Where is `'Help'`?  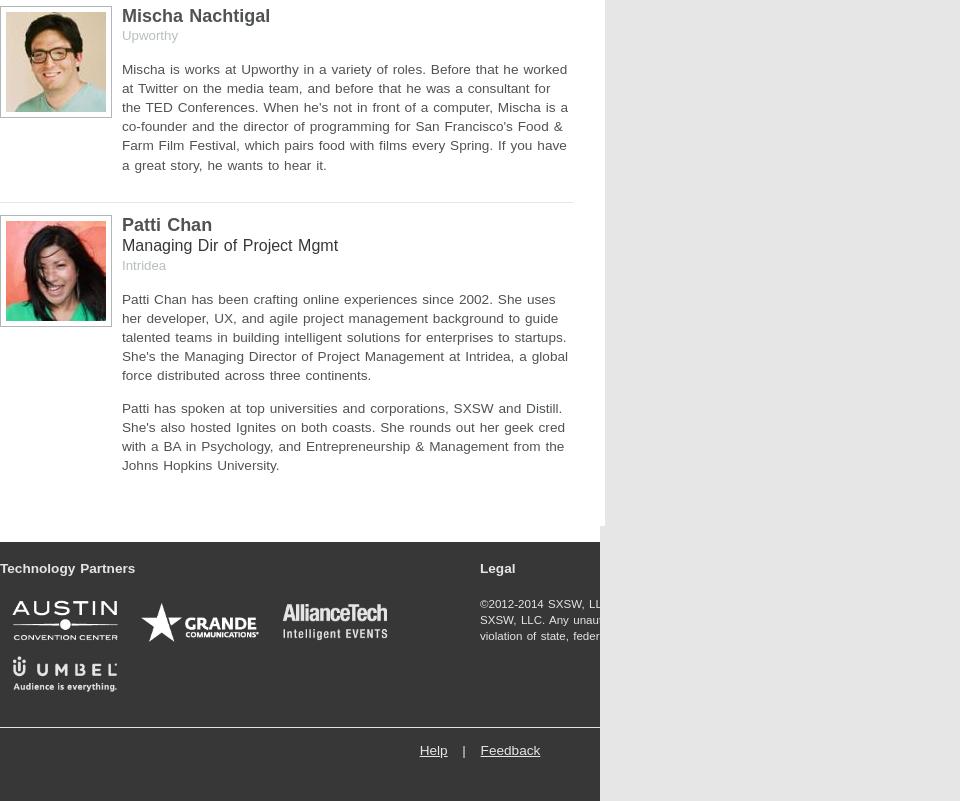 'Help' is located at coordinates (418, 750).